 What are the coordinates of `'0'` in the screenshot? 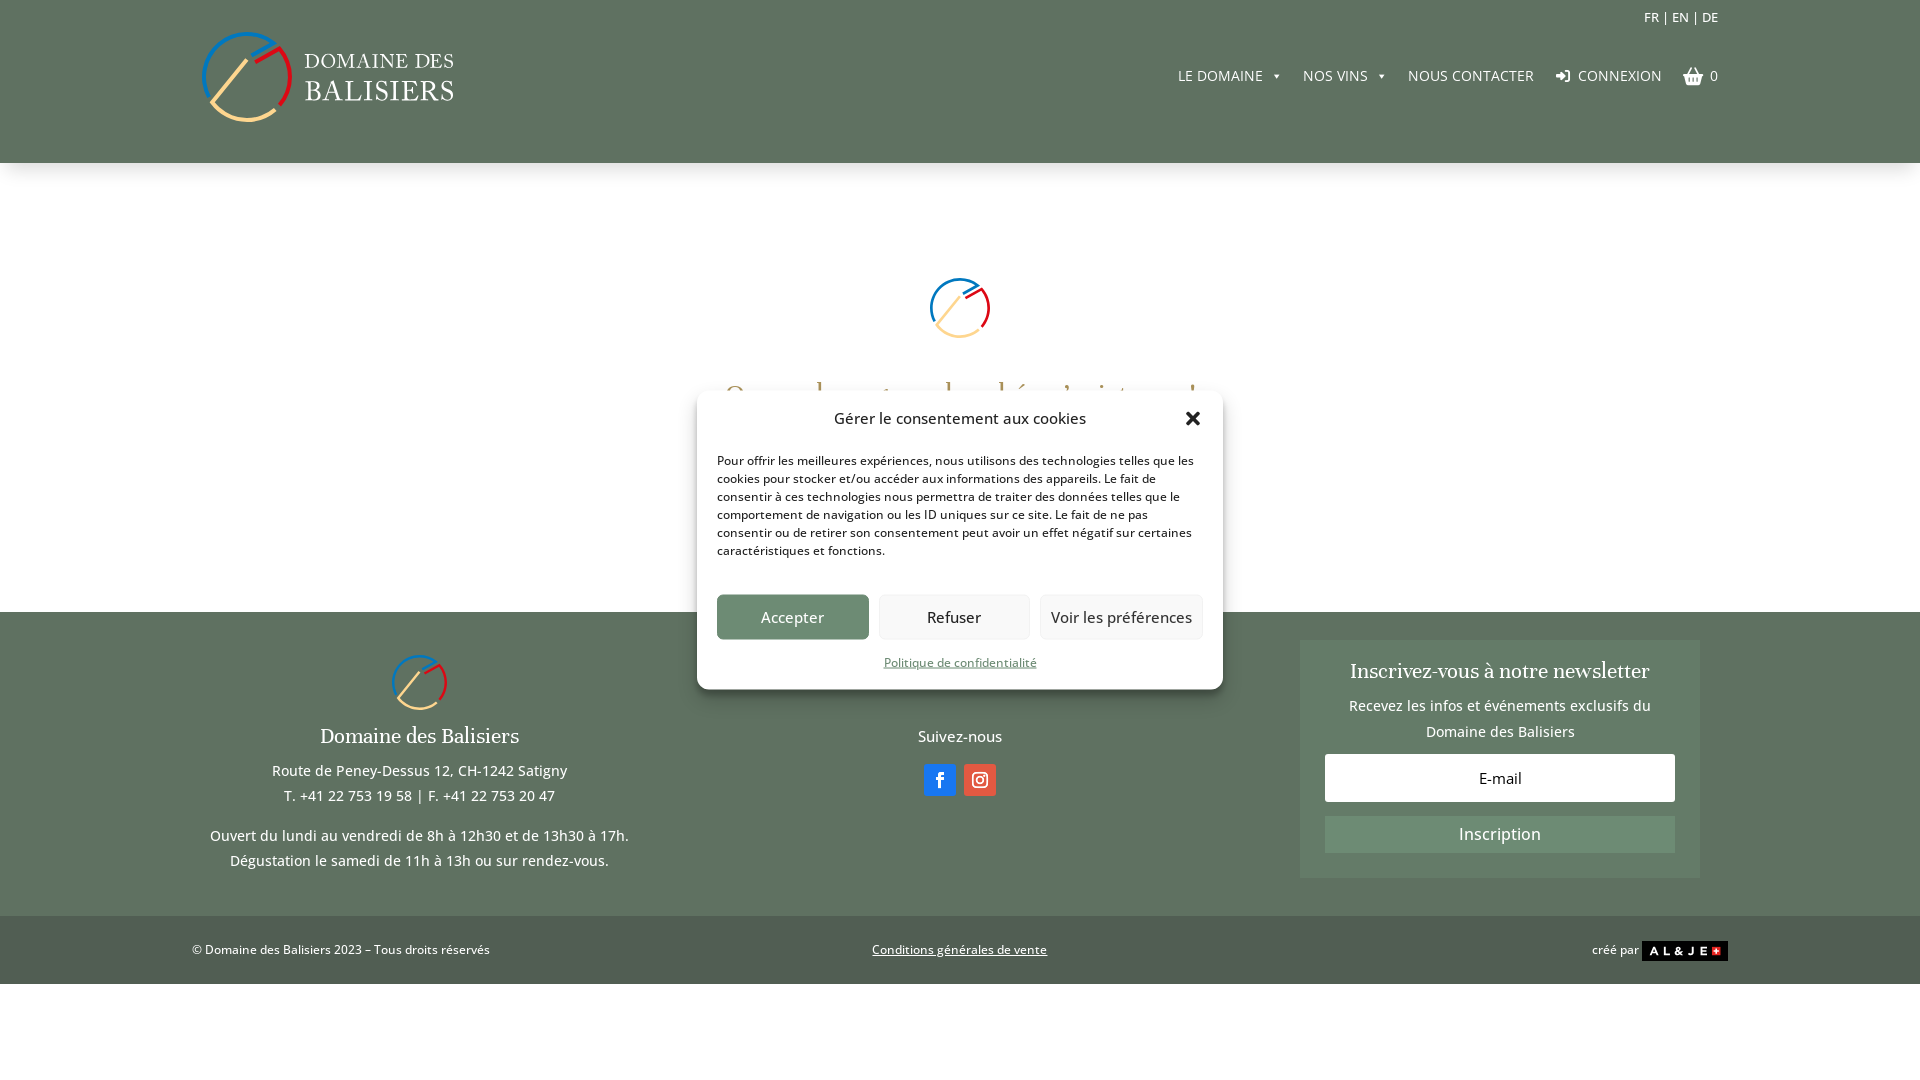 It's located at (1699, 73).